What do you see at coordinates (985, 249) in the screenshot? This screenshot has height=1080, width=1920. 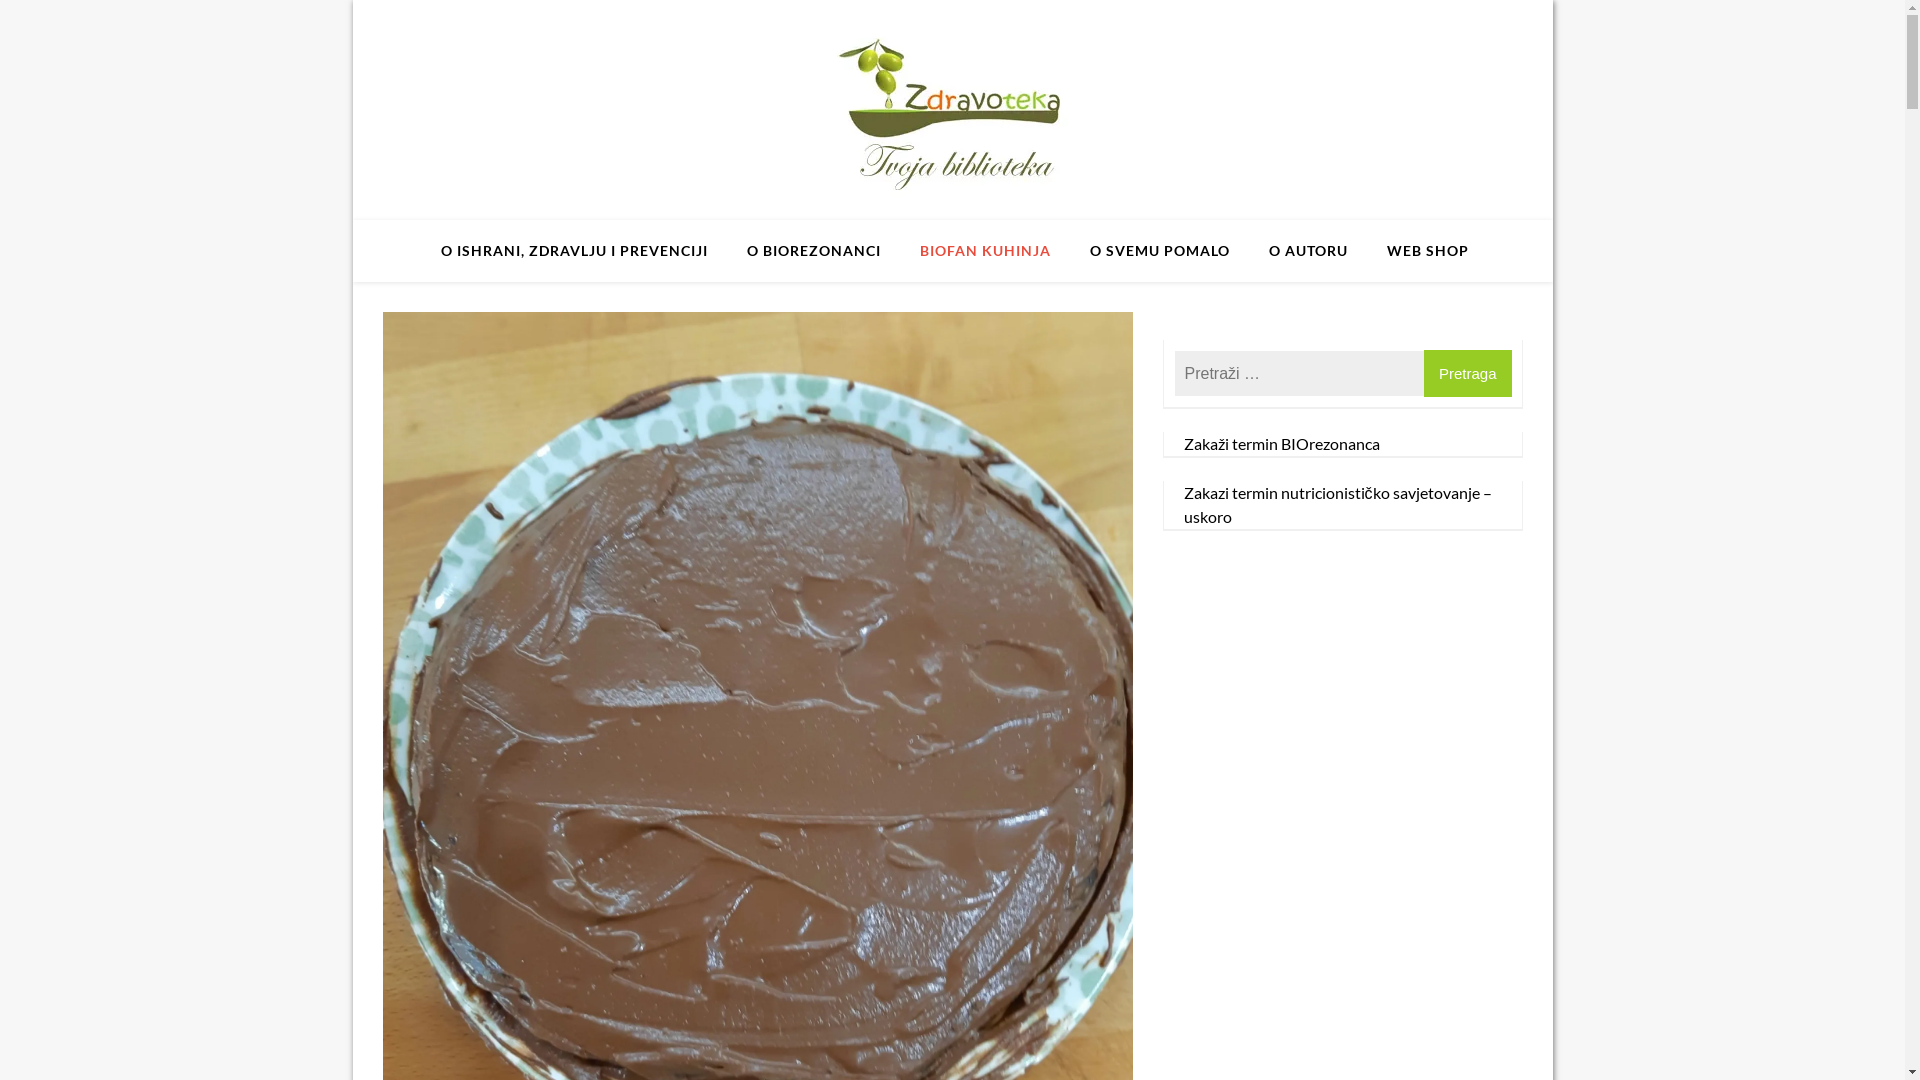 I see `'BIOFAN KUHINJA'` at bounding box center [985, 249].